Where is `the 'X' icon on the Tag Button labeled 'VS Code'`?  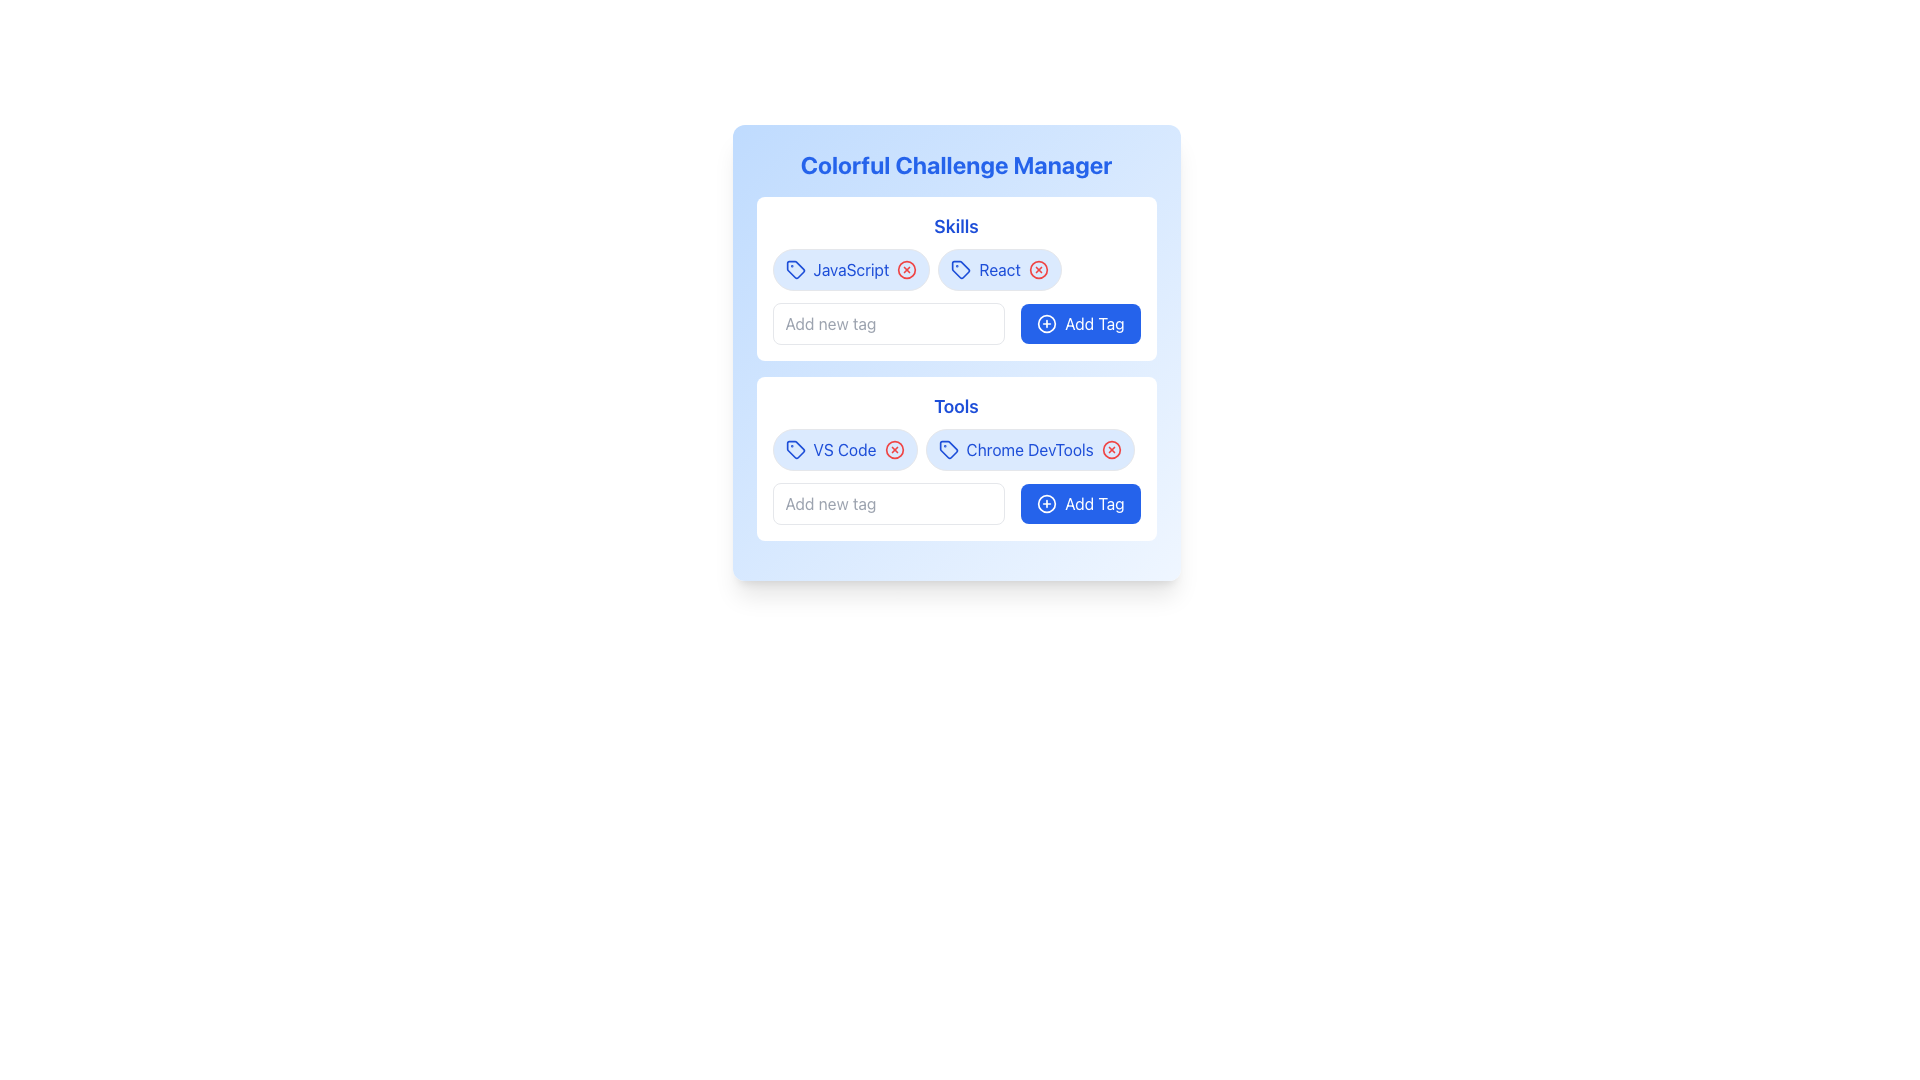 the 'X' icon on the Tag Button labeled 'VS Code' is located at coordinates (844, 450).